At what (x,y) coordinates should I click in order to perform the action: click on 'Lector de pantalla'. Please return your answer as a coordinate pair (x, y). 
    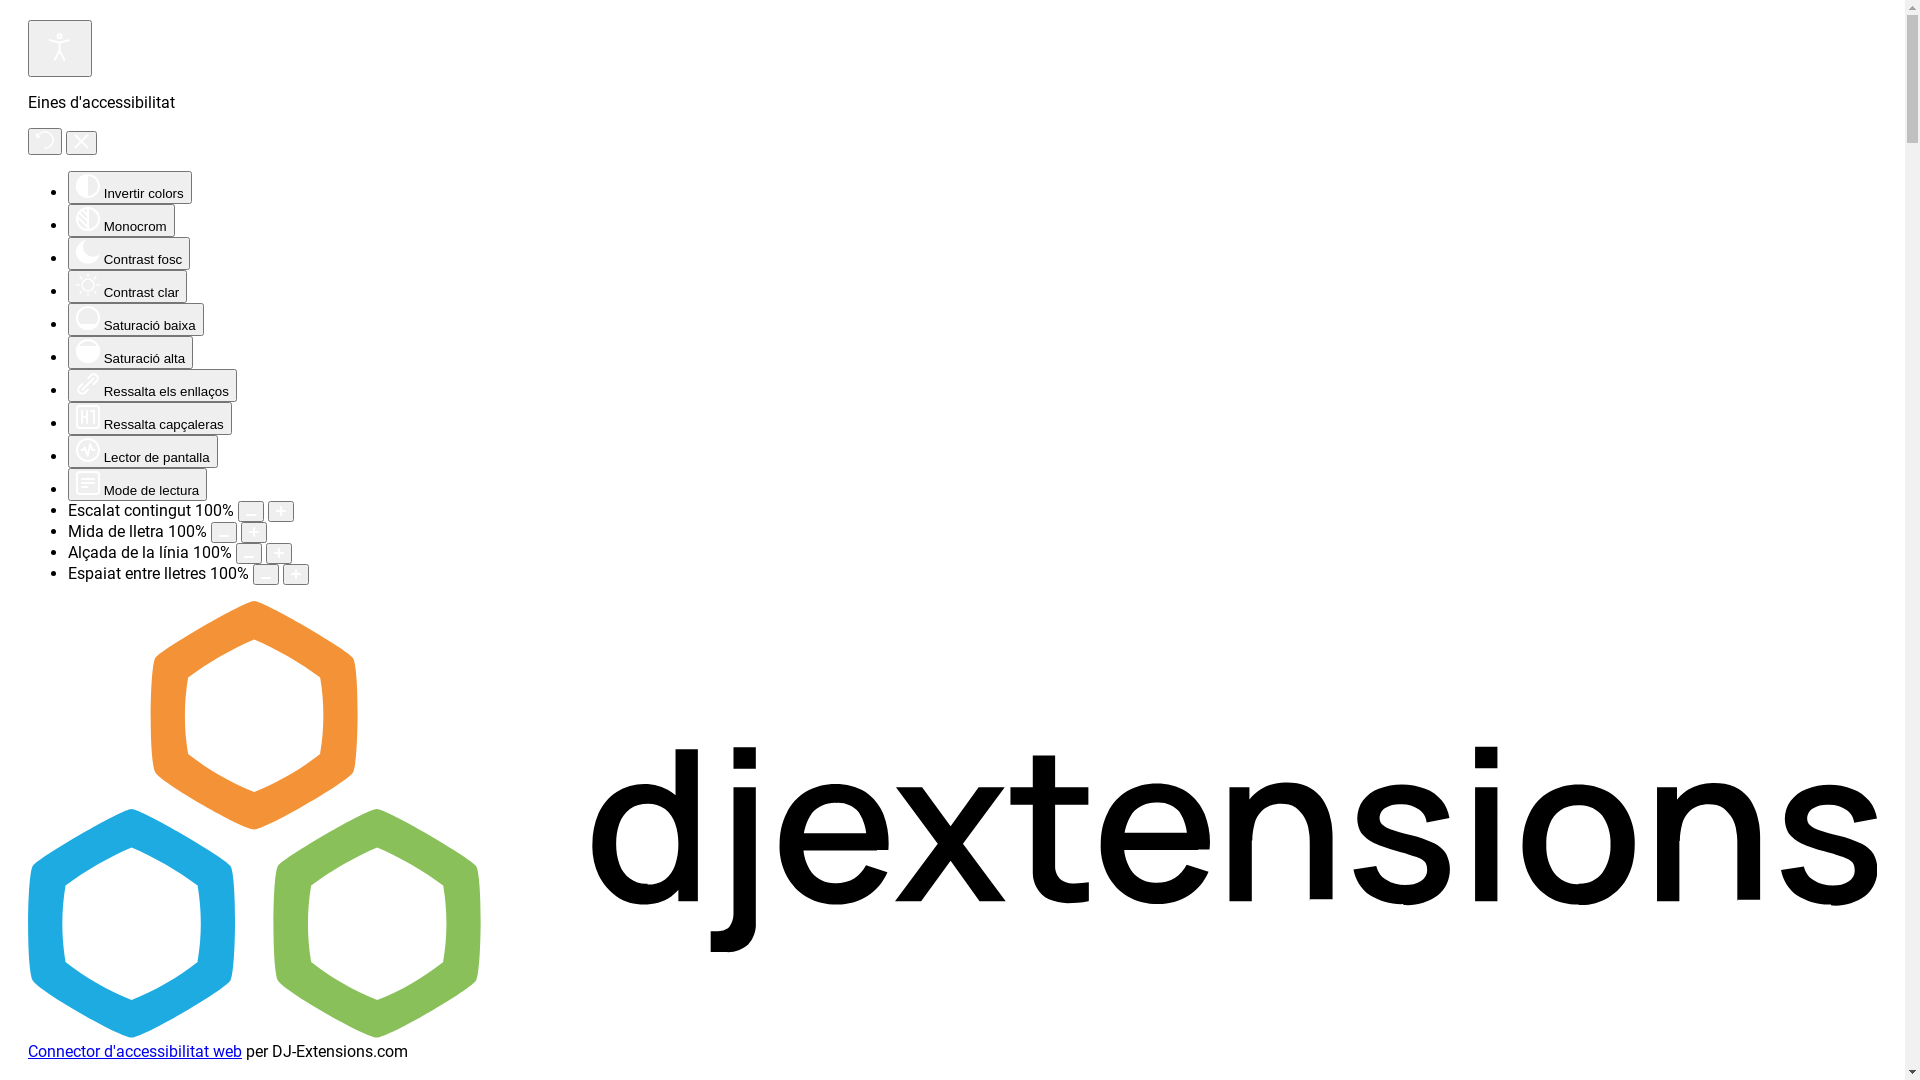
    Looking at the image, I should click on (142, 451).